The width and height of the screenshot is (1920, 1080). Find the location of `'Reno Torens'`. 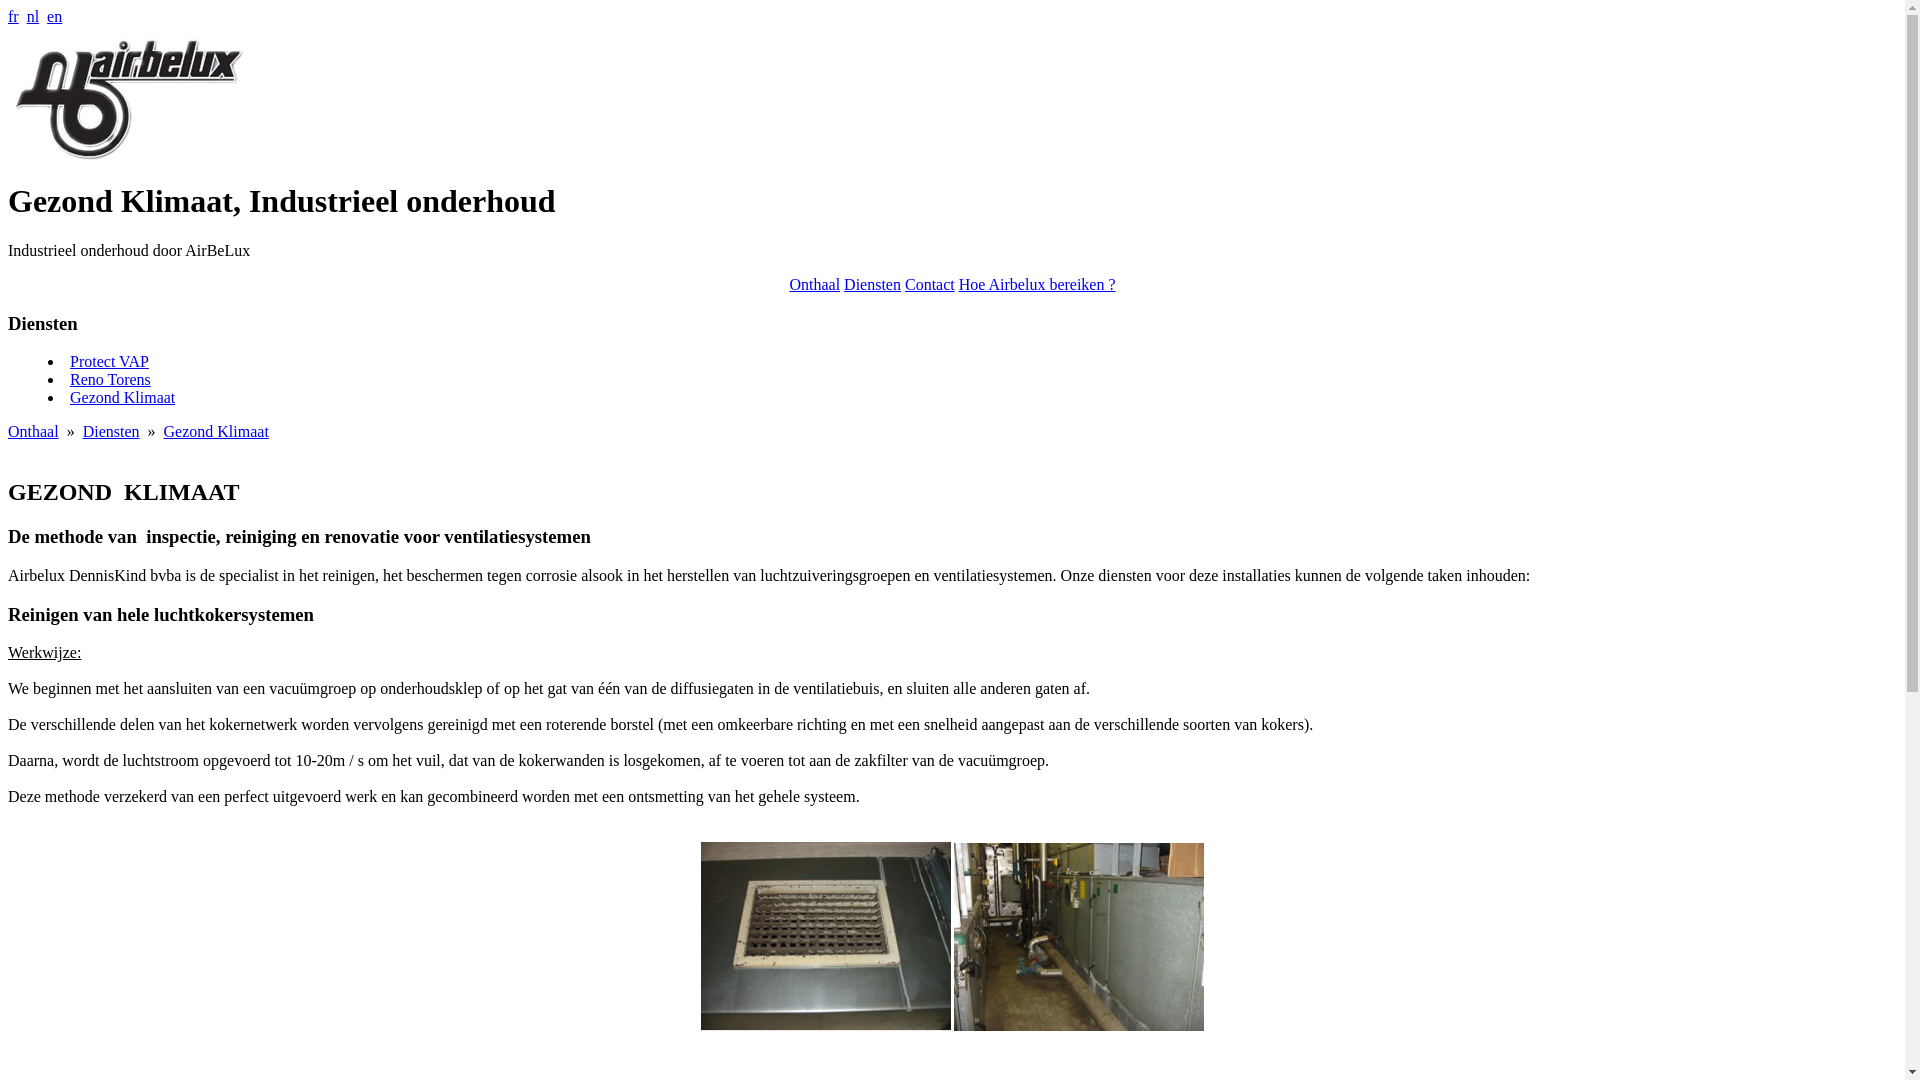

'Reno Torens' is located at coordinates (109, 379).